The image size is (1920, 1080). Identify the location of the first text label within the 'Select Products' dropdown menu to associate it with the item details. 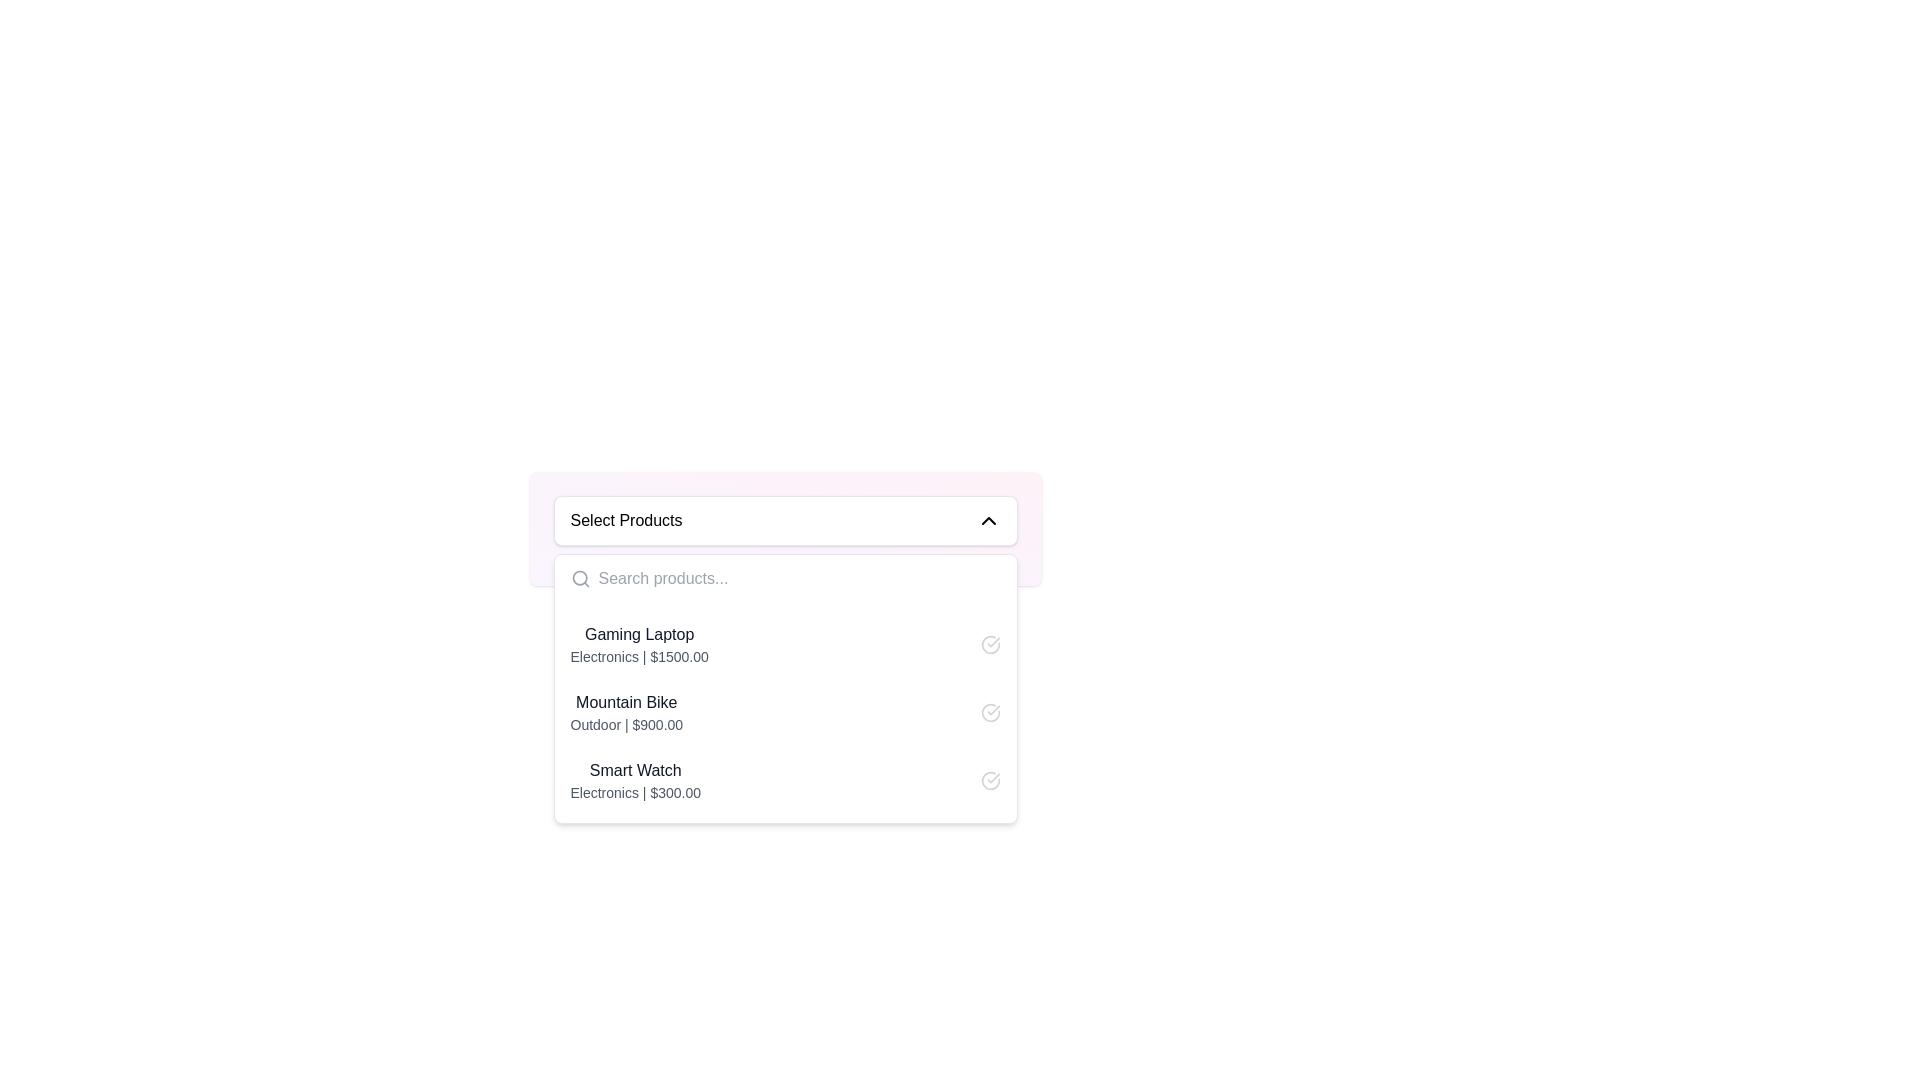
(638, 635).